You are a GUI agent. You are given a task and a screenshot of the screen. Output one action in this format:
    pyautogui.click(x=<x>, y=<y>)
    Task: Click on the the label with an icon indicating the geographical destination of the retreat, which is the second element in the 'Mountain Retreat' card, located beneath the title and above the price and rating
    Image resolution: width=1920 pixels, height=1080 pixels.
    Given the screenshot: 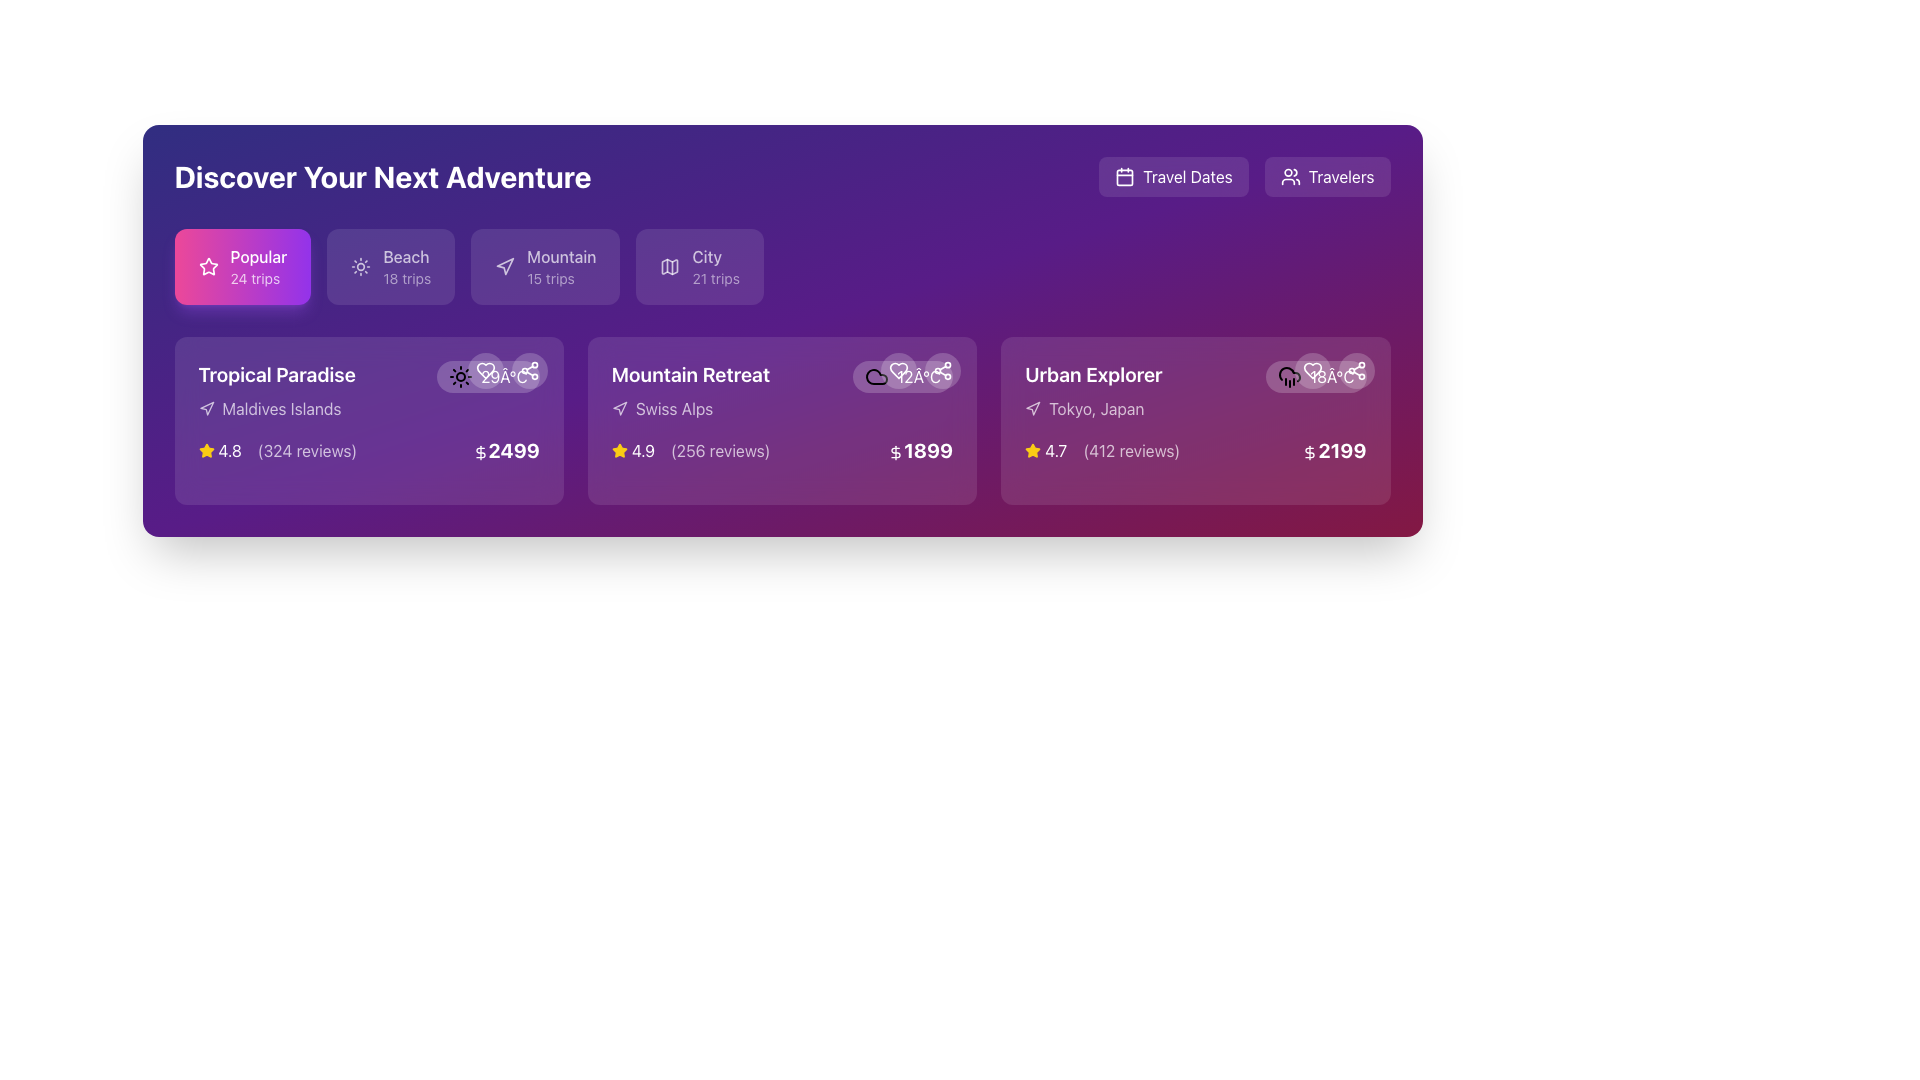 What is the action you would take?
    pyautogui.click(x=691, y=407)
    